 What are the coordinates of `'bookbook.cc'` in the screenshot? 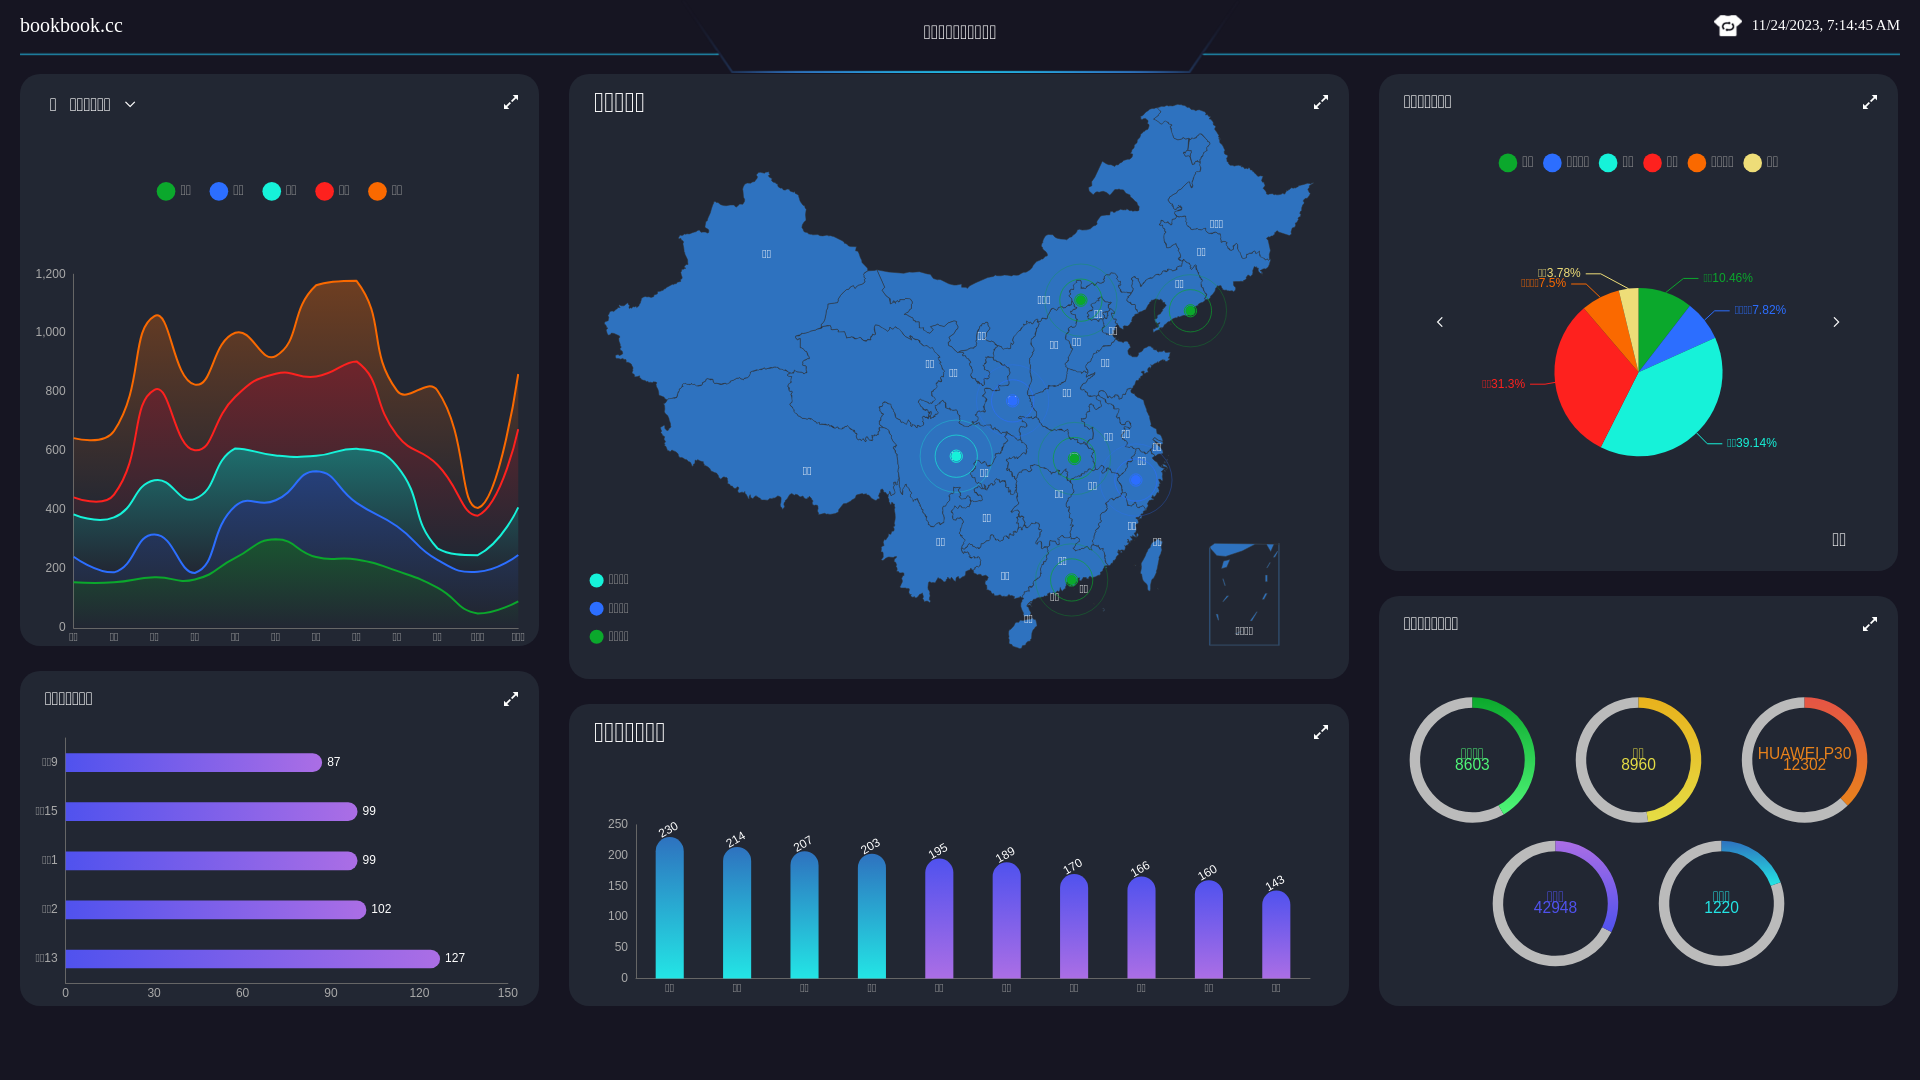 It's located at (71, 24).